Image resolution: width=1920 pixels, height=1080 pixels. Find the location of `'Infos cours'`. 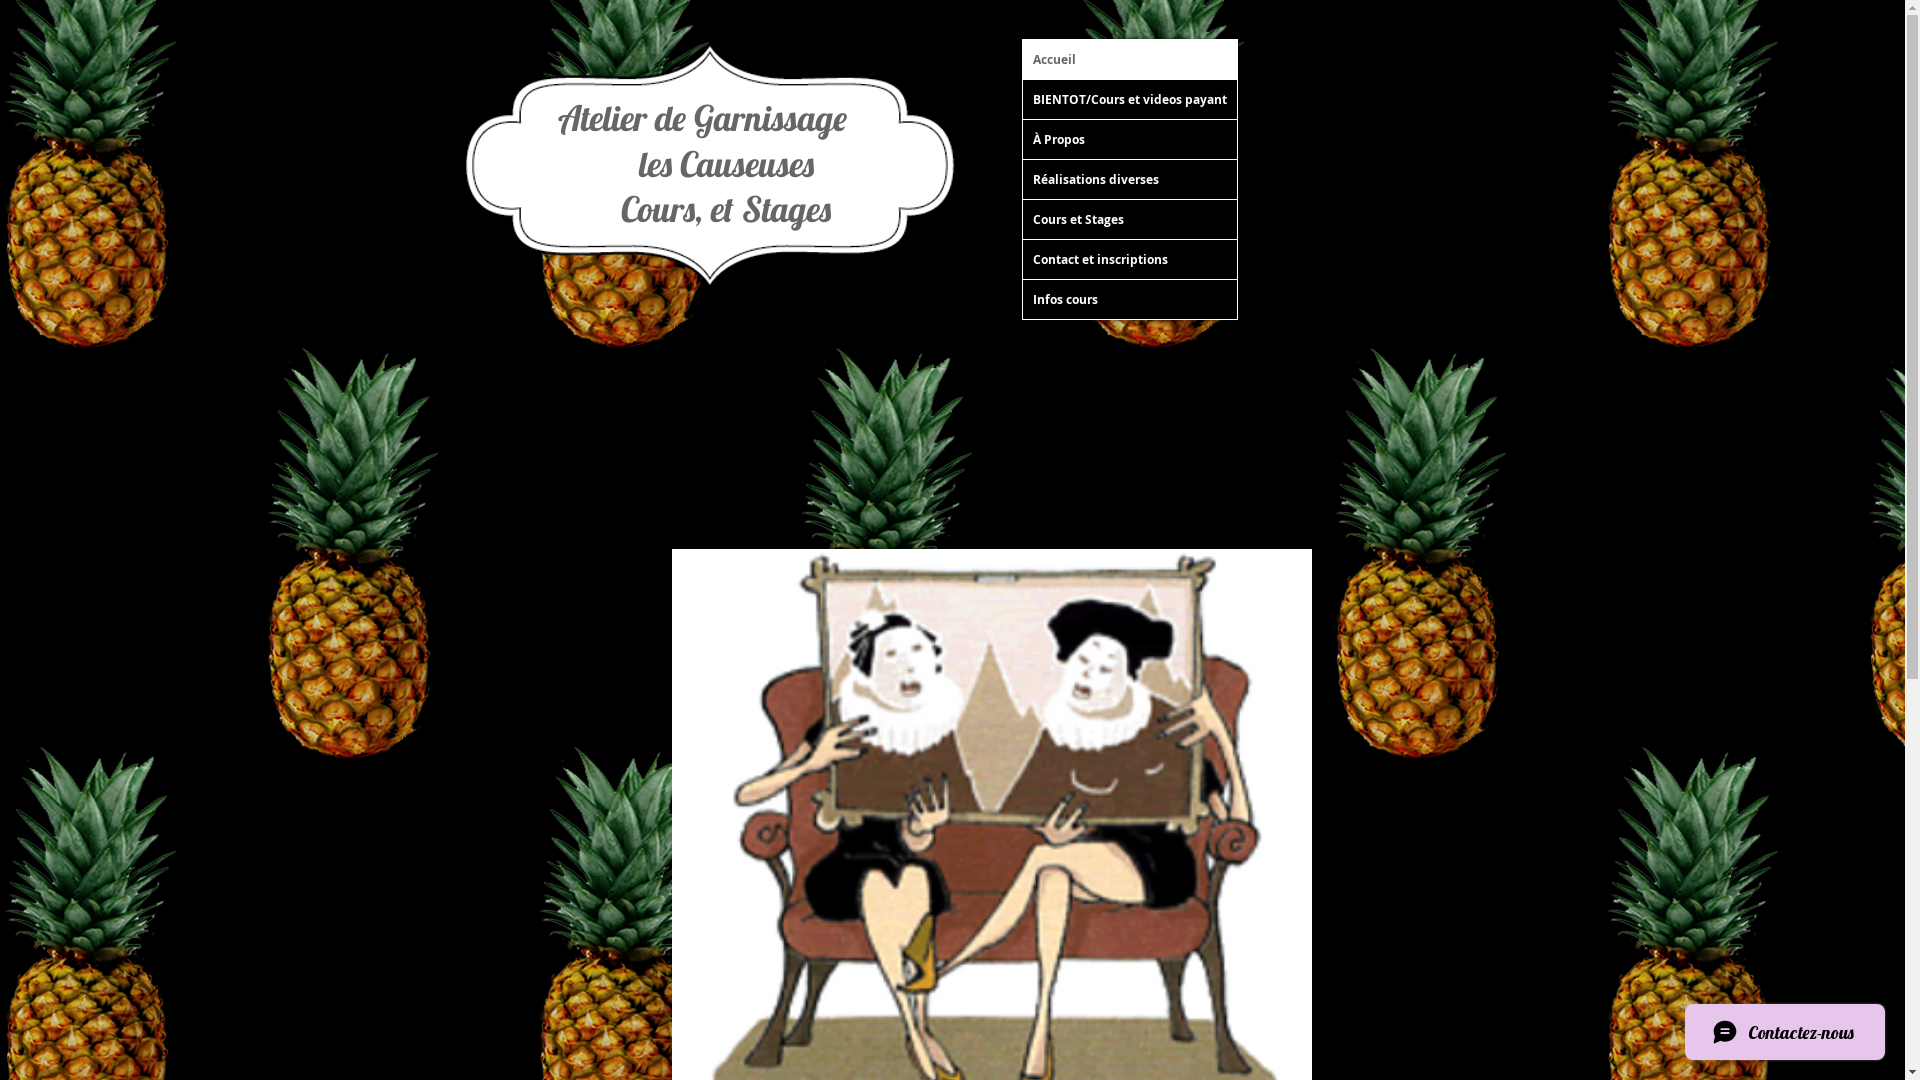

'Infos cours' is located at coordinates (1128, 299).